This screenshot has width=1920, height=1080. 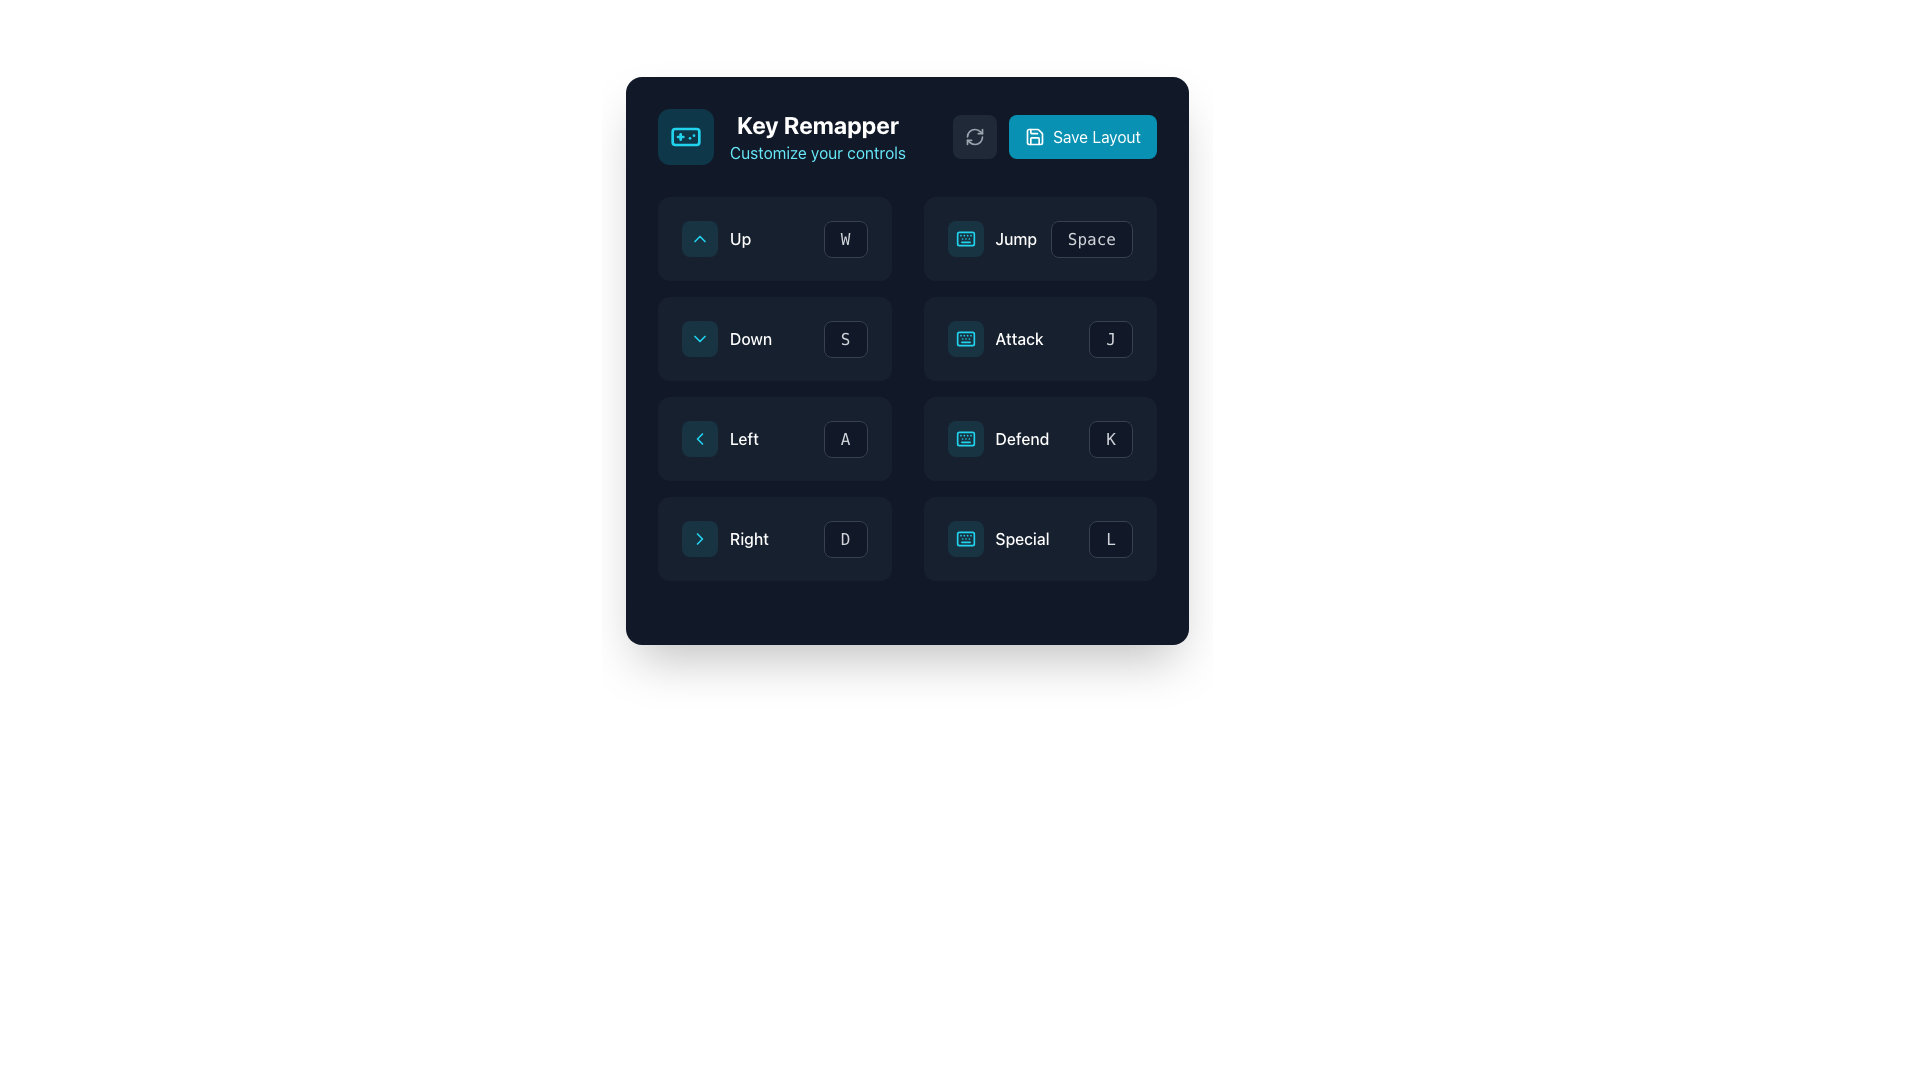 What do you see at coordinates (700, 538) in the screenshot?
I see `the rightward chevron arrow icon located in the 'Right' keybinding button of the key mapping section, positioned next to the 'Right' text` at bounding box center [700, 538].